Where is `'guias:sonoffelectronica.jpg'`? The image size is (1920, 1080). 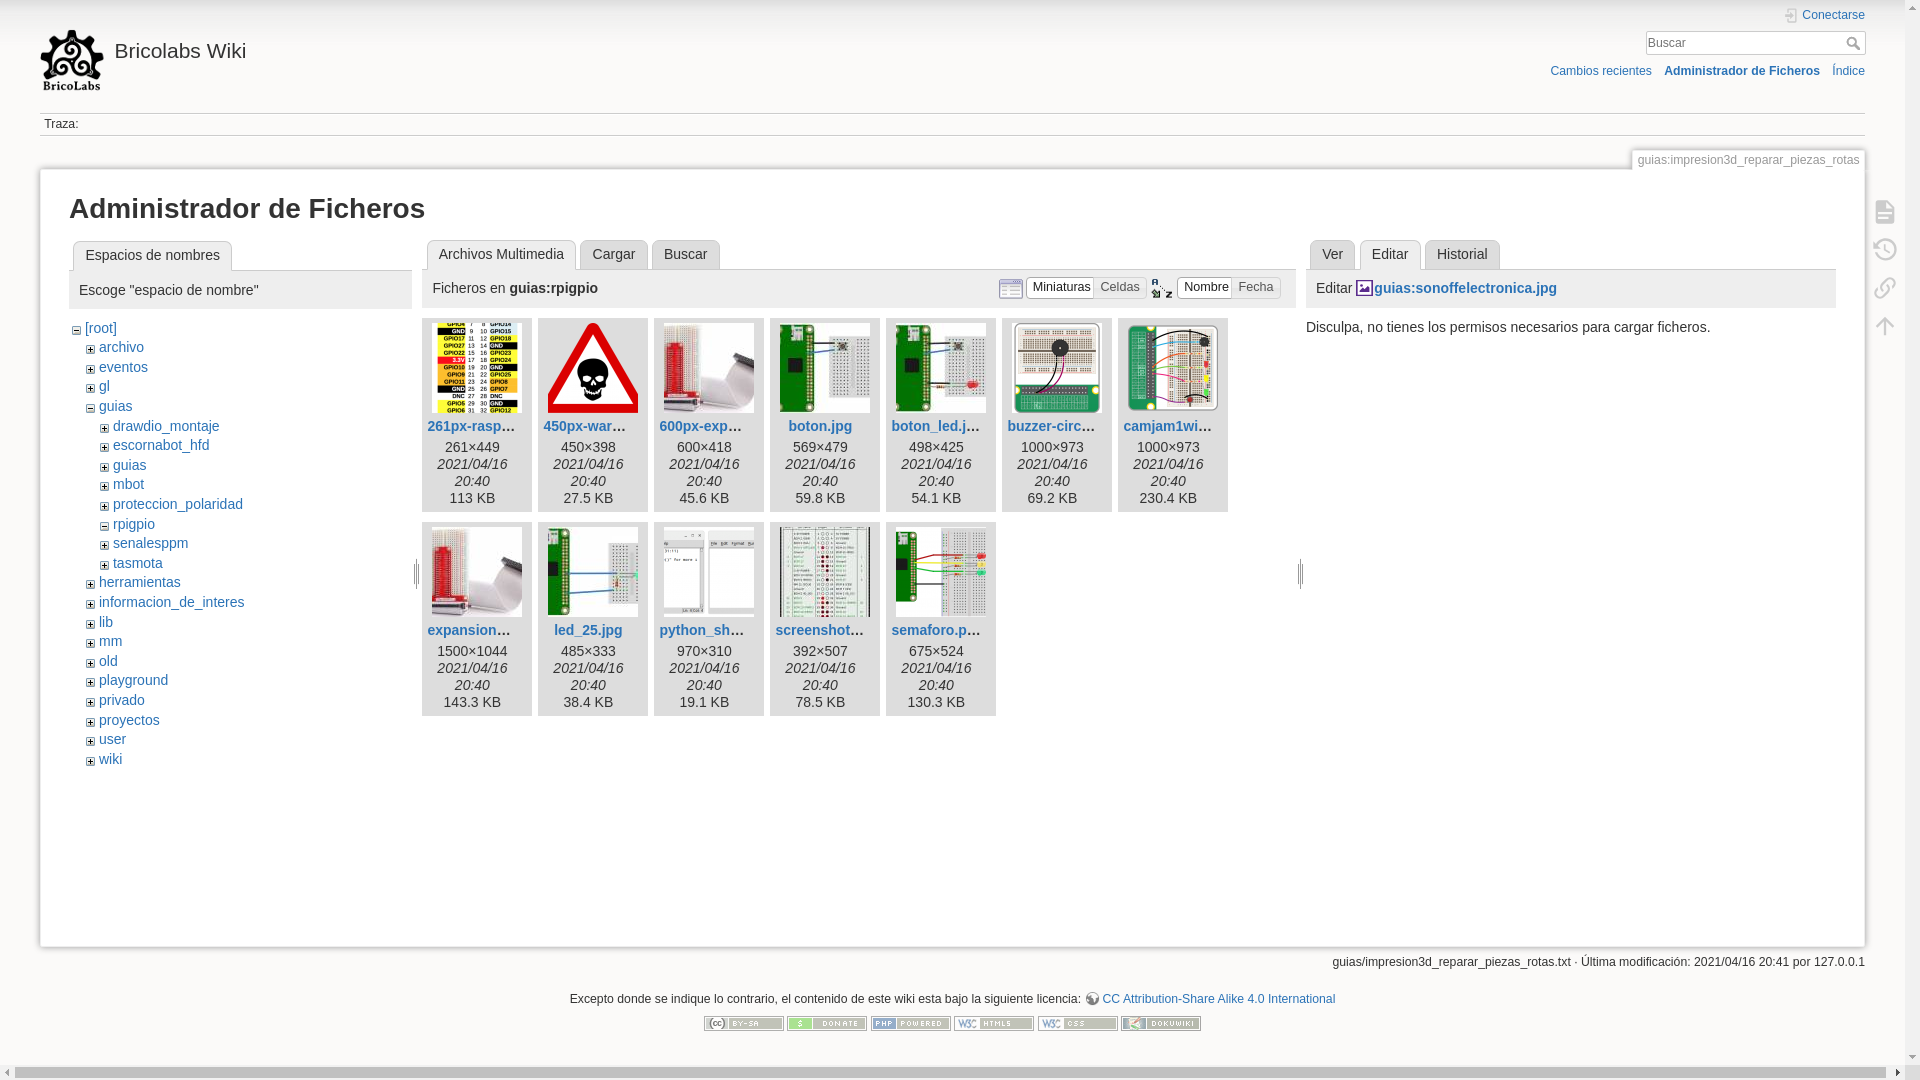
'guias:sonoffelectronica.jpg' is located at coordinates (1456, 288).